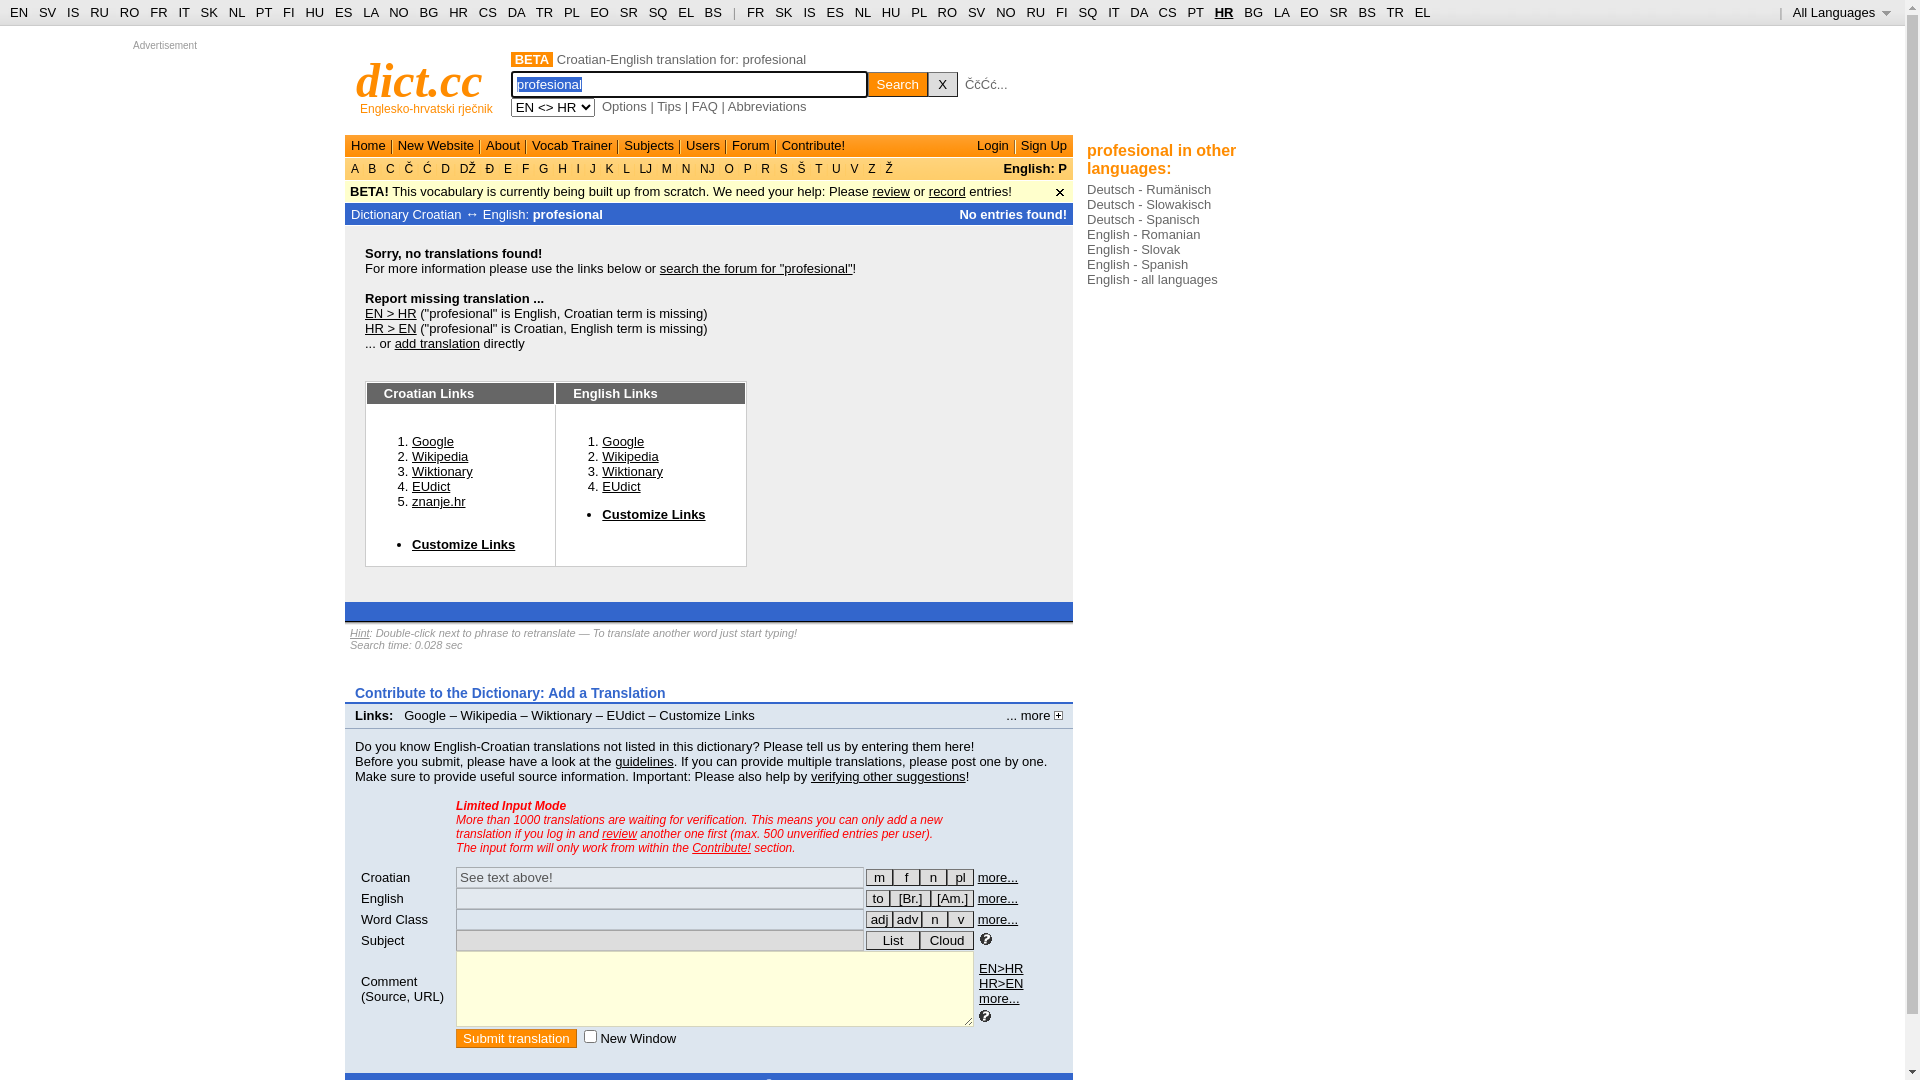 Image resolution: width=1920 pixels, height=1080 pixels. I want to click on 'search the forum for "profesional"', so click(755, 267).